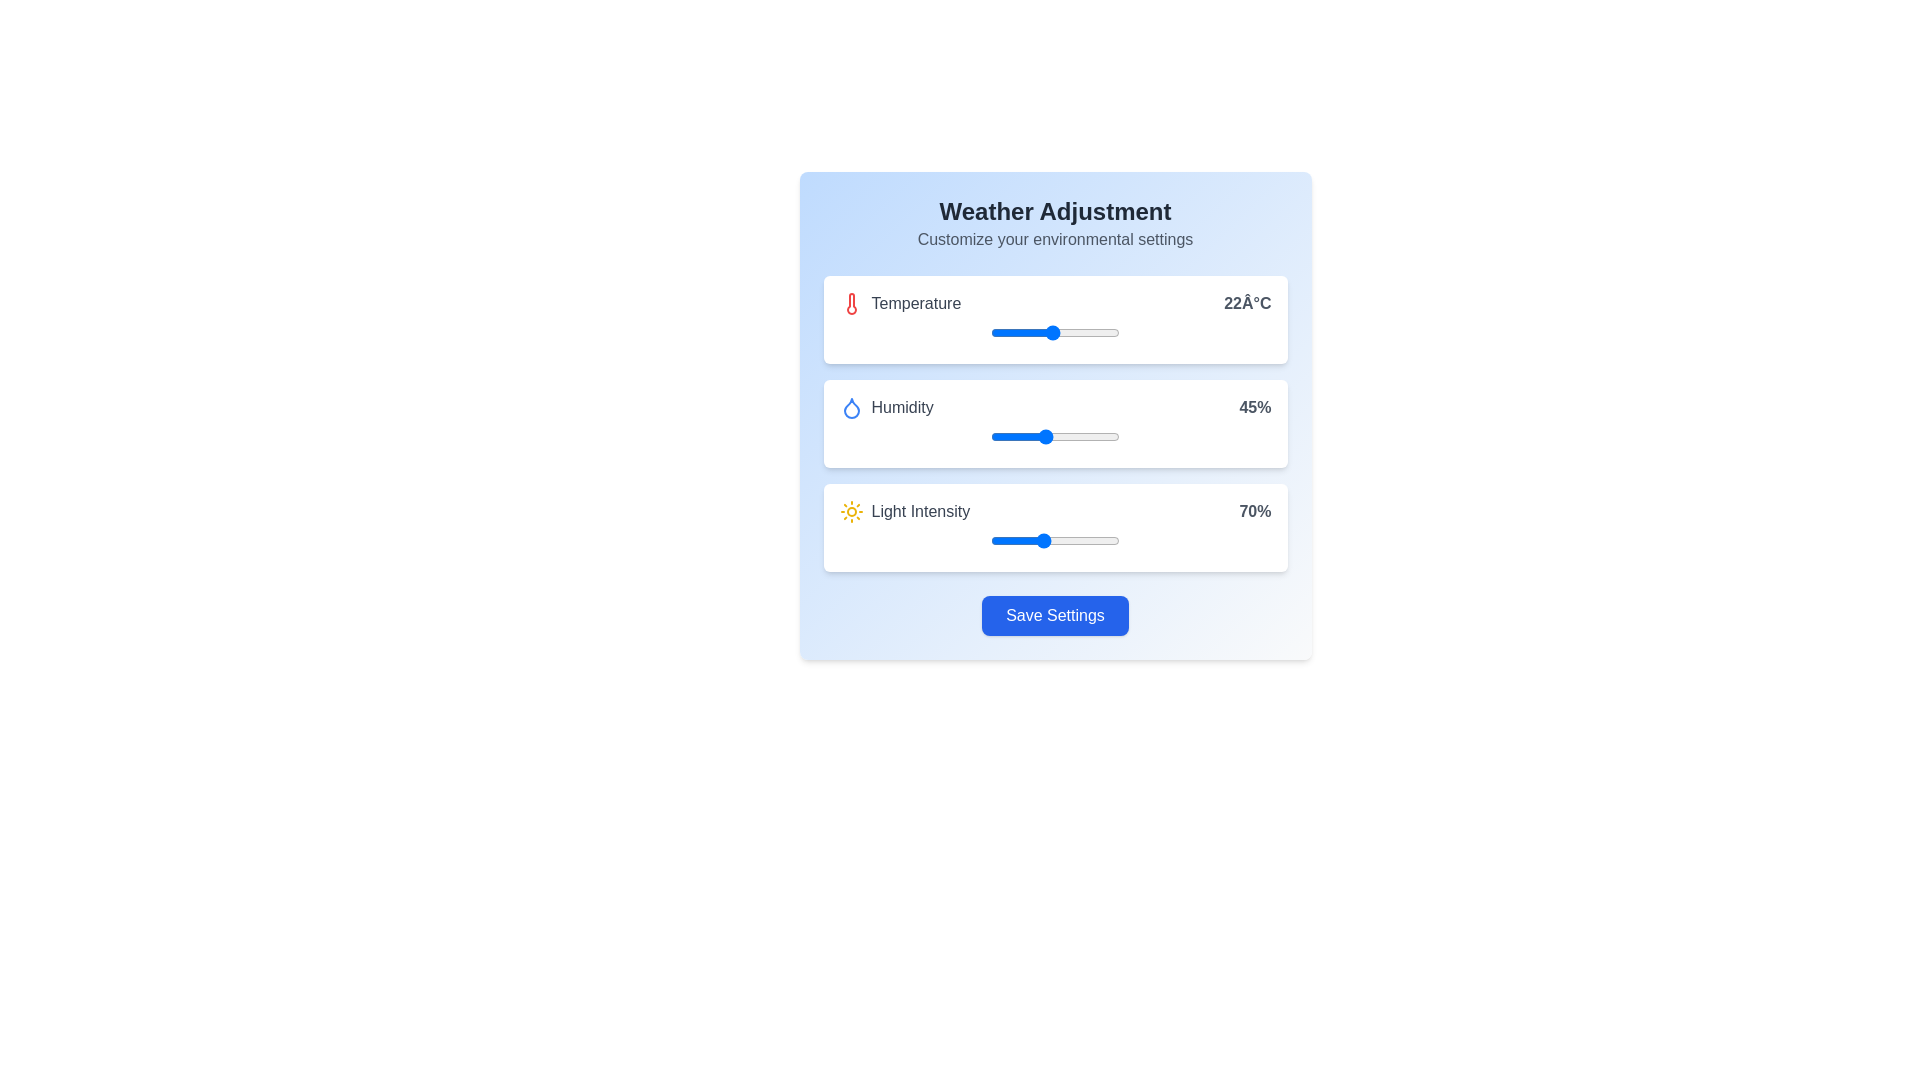 The image size is (1920, 1080). What do you see at coordinates (1037, 540) in the screenshot?
I see `the light intensity` at bounding box center [1037, 540].